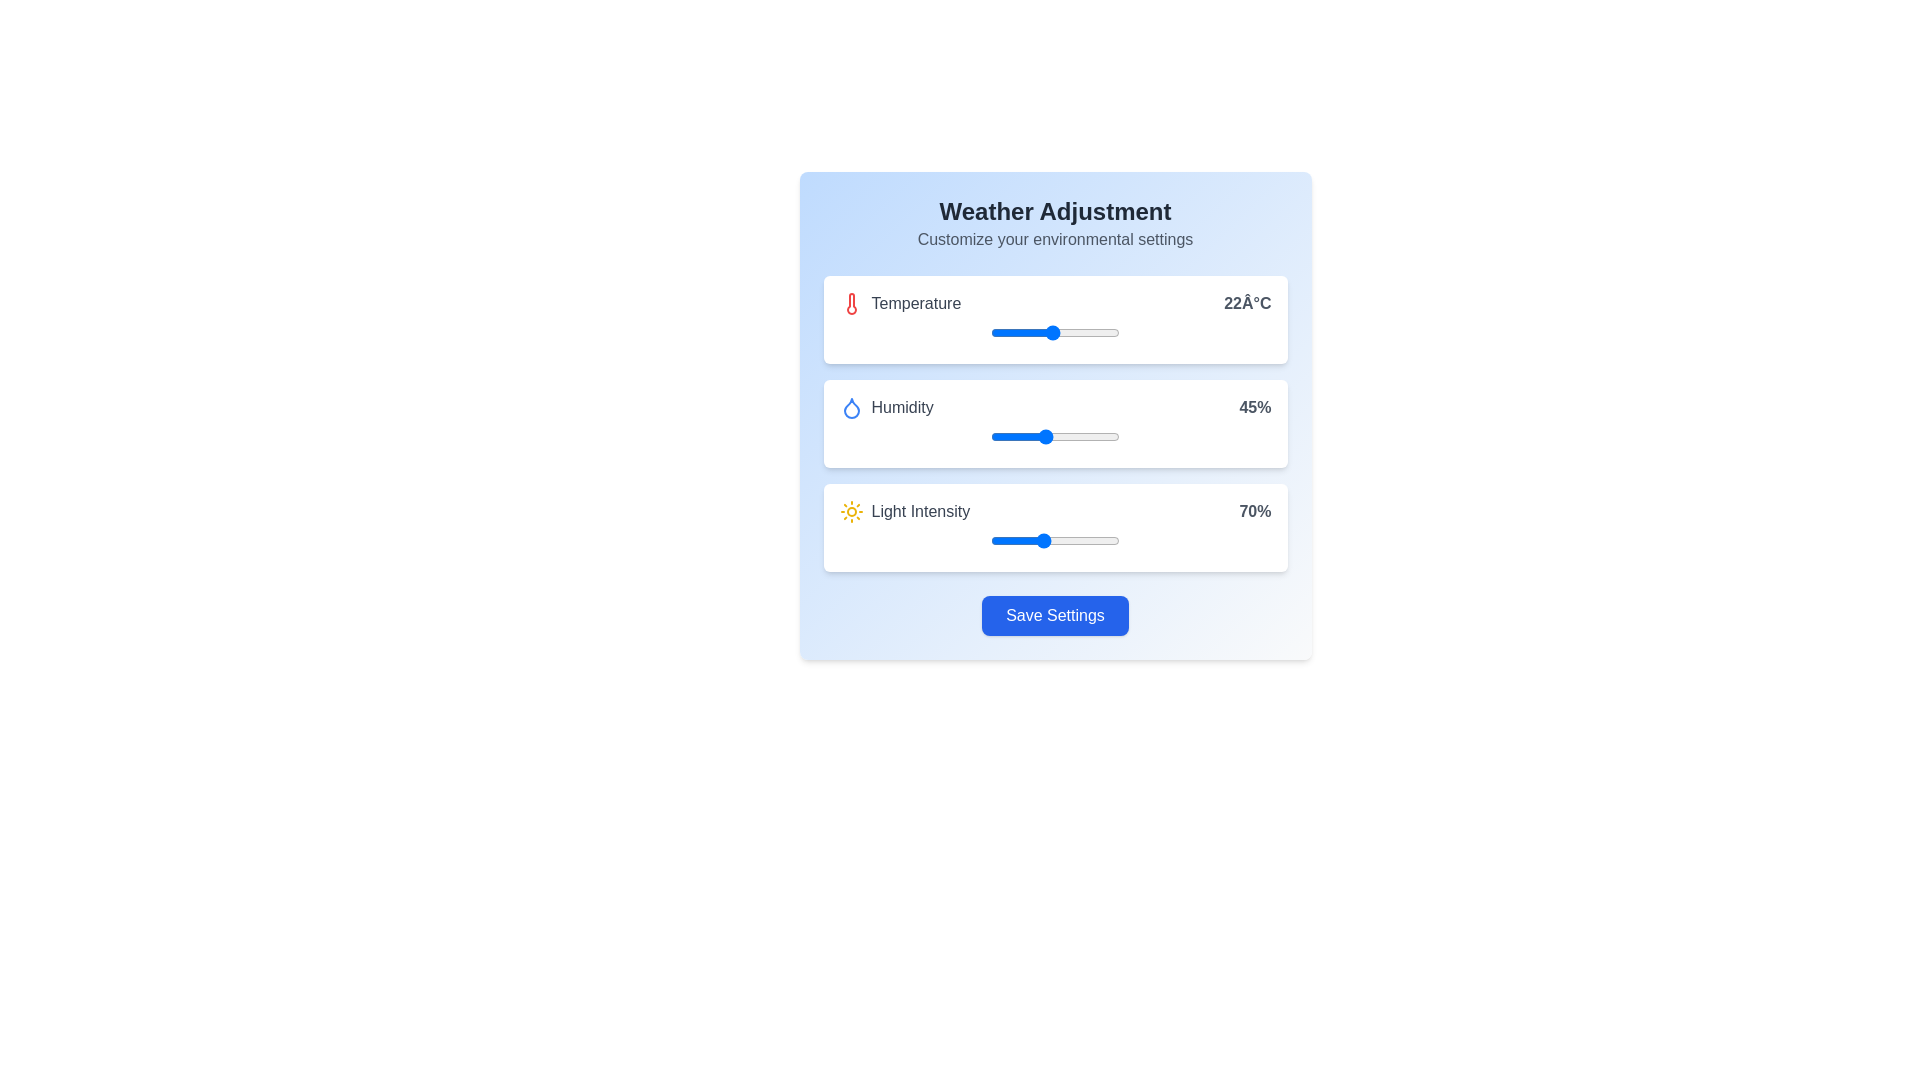 The image size is (1920, 1080). What do you see at coordinates (1037, 540) in the screenshot?
I see `the light intensity` at bounding box center [1037, 540].